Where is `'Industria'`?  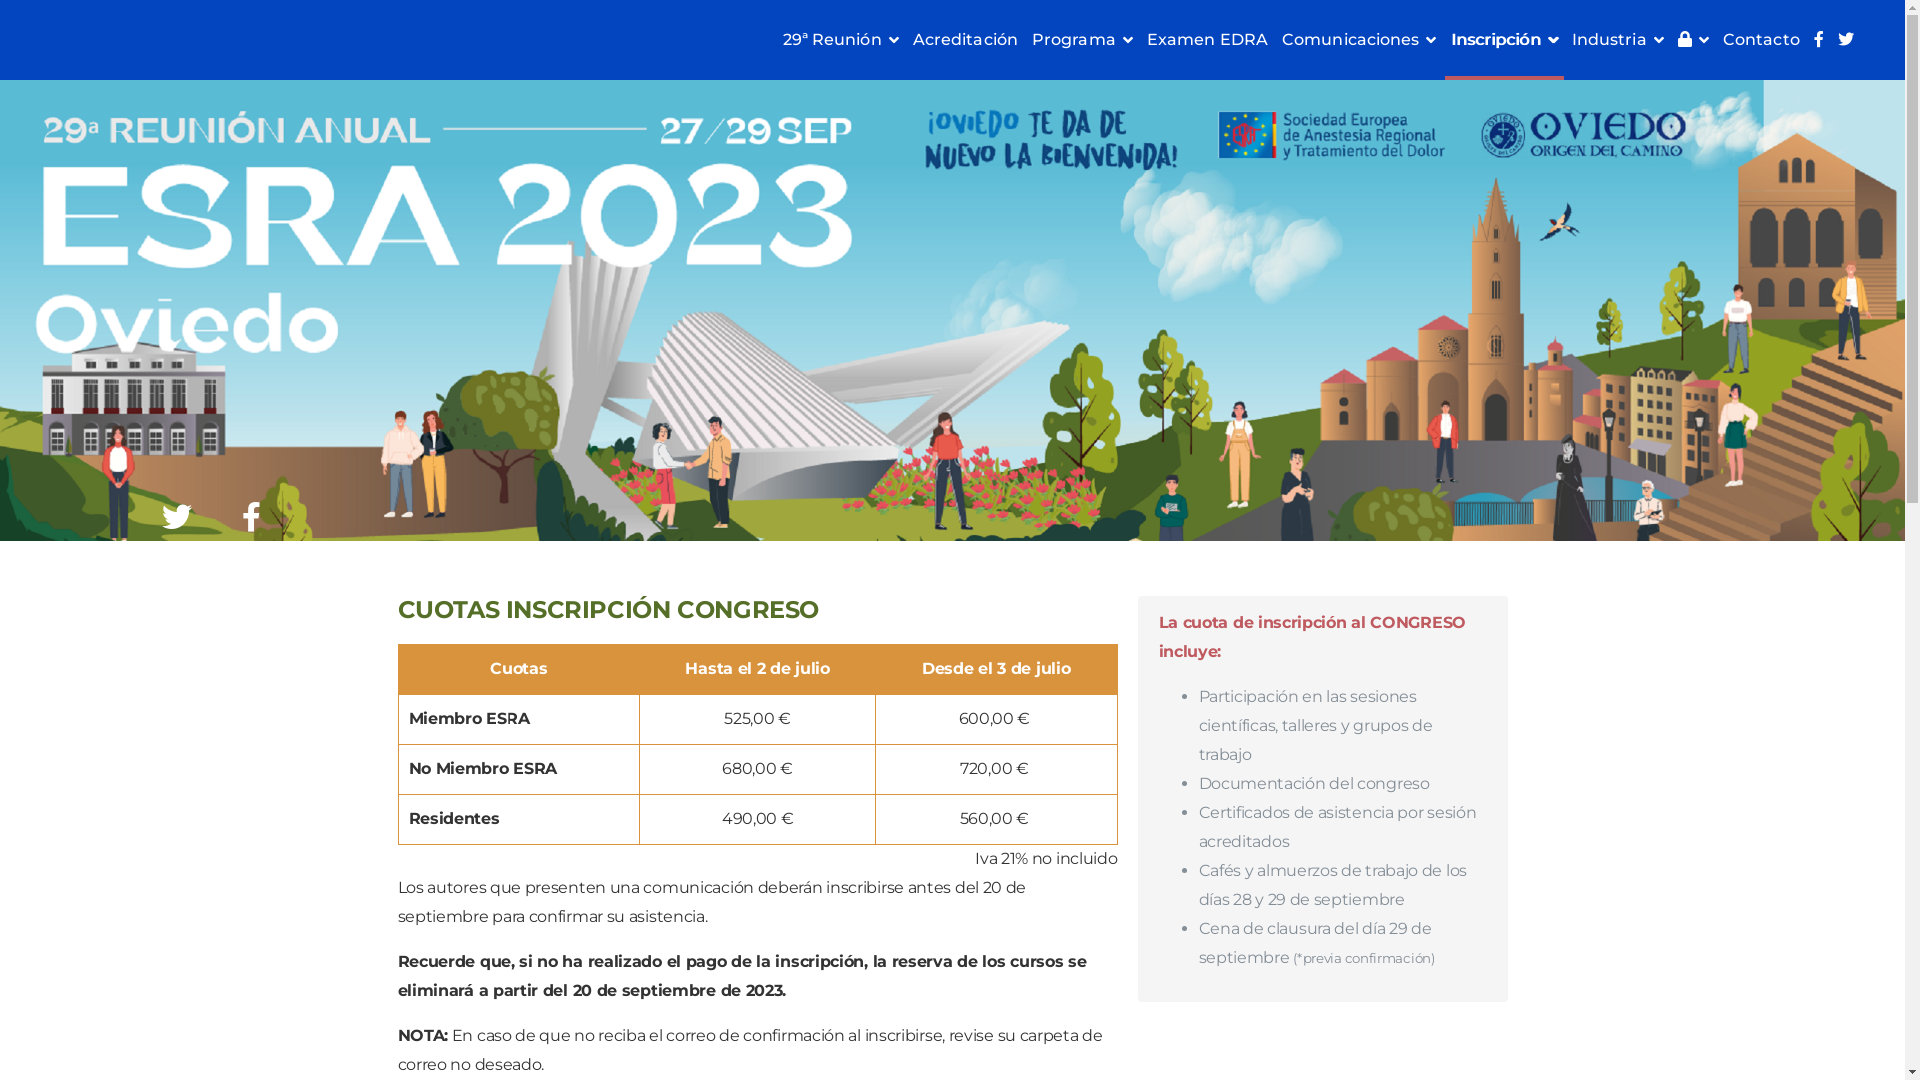
'Industria' is located at coordinates (1564, 39).